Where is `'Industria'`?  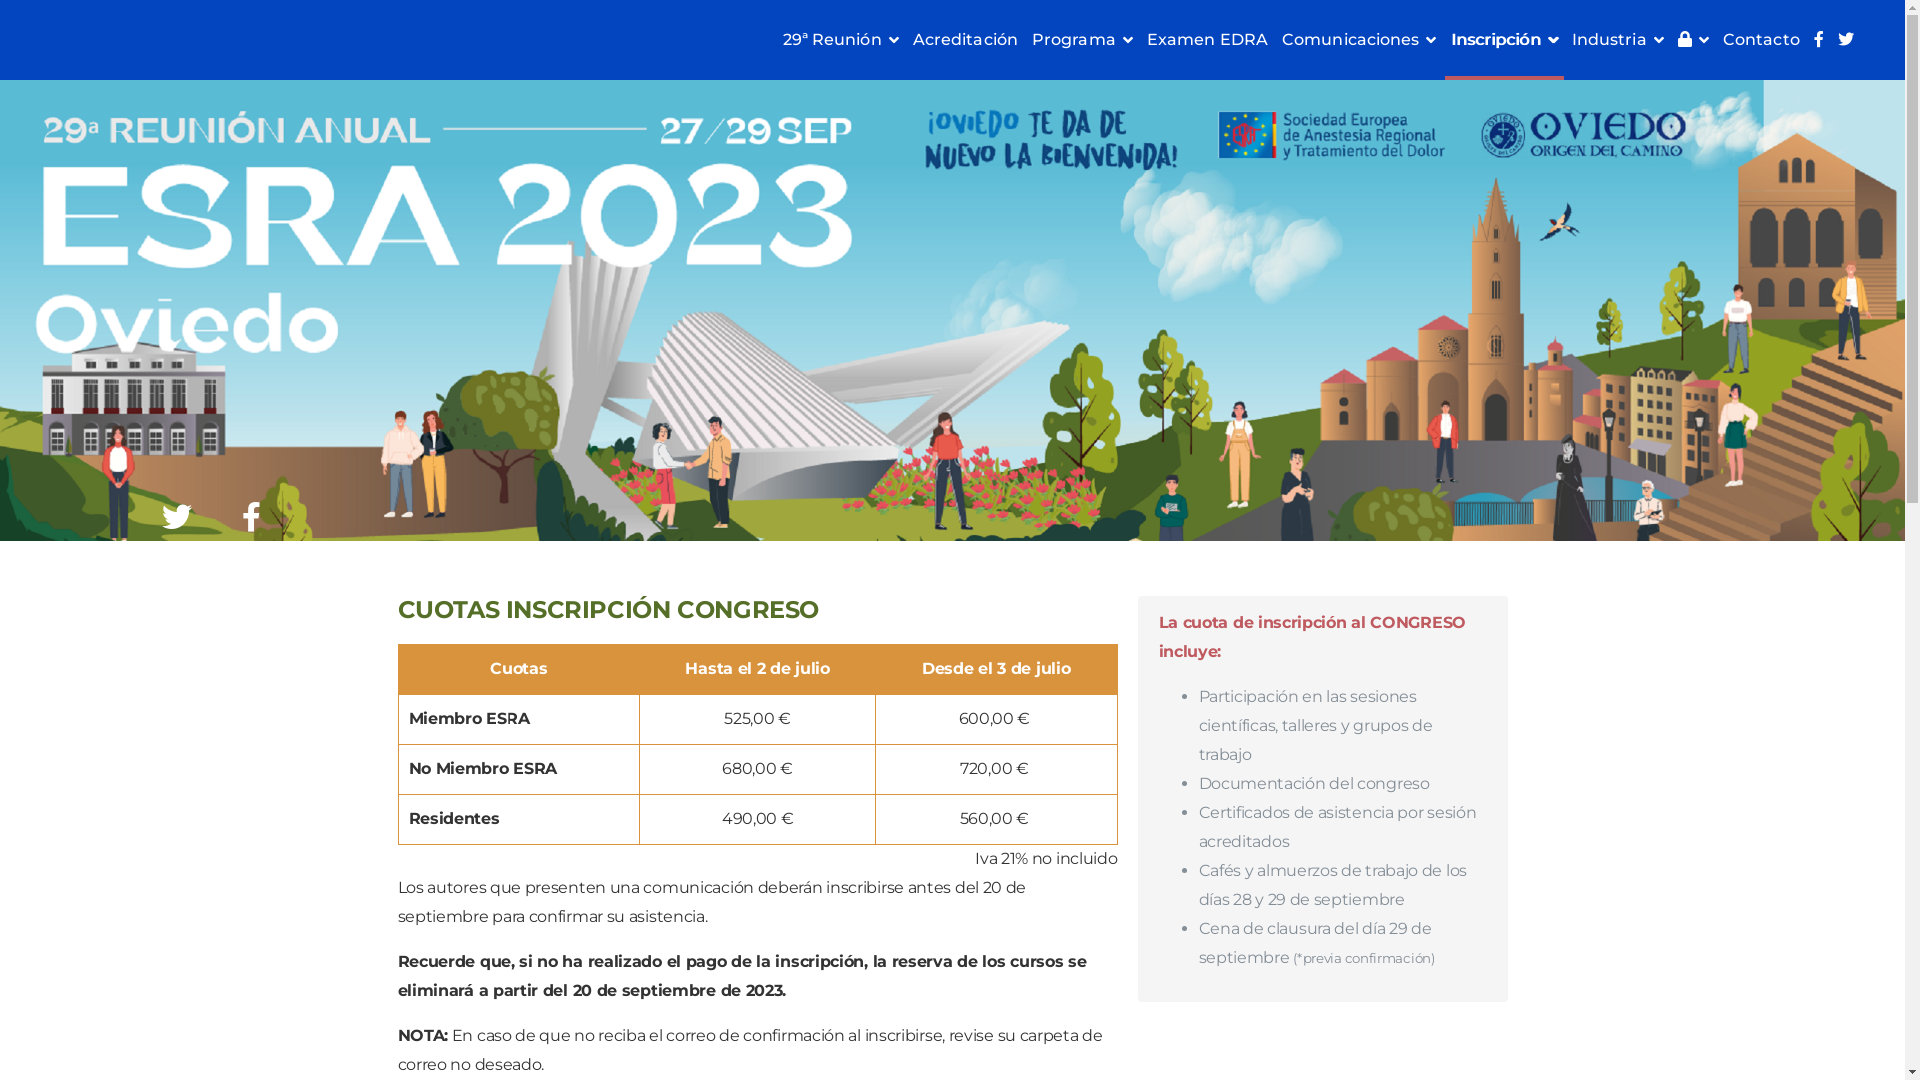
'Industria' is located at coordinates (1564, 39).